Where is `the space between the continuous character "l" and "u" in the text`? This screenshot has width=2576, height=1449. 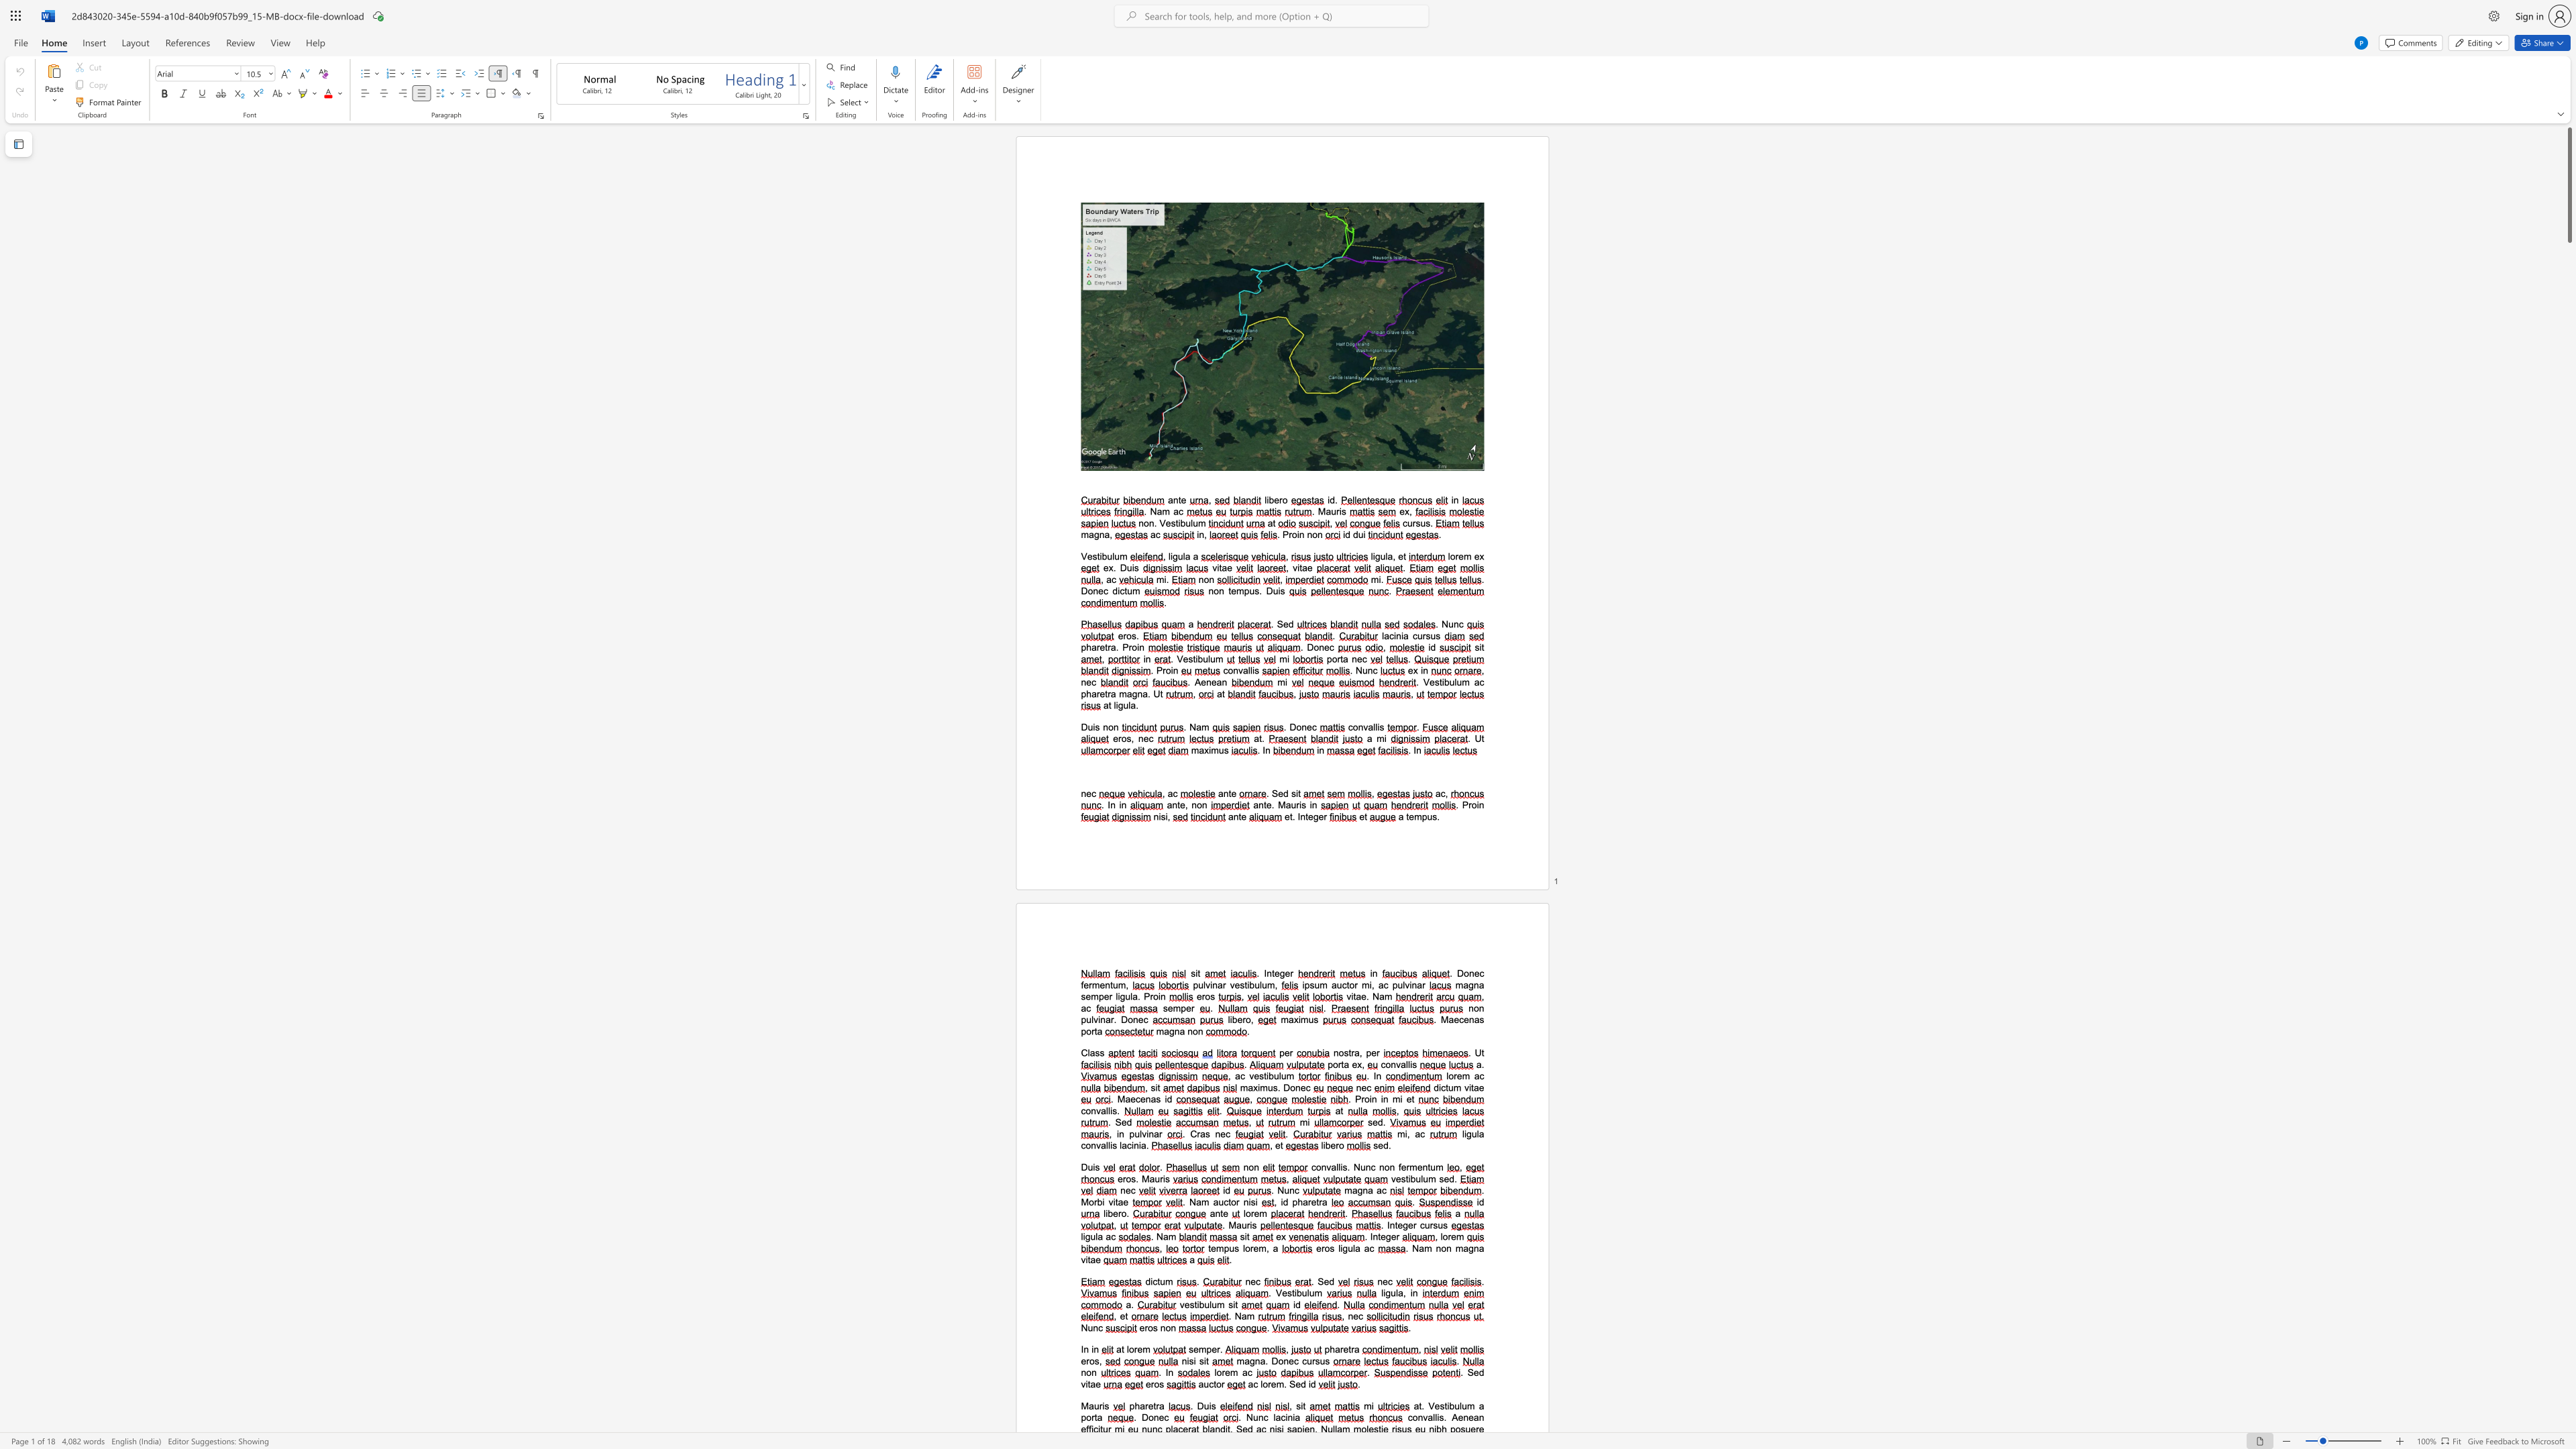
the space between the continuous character "l" and "u" in the text is located at coordinates (1461, 1405).